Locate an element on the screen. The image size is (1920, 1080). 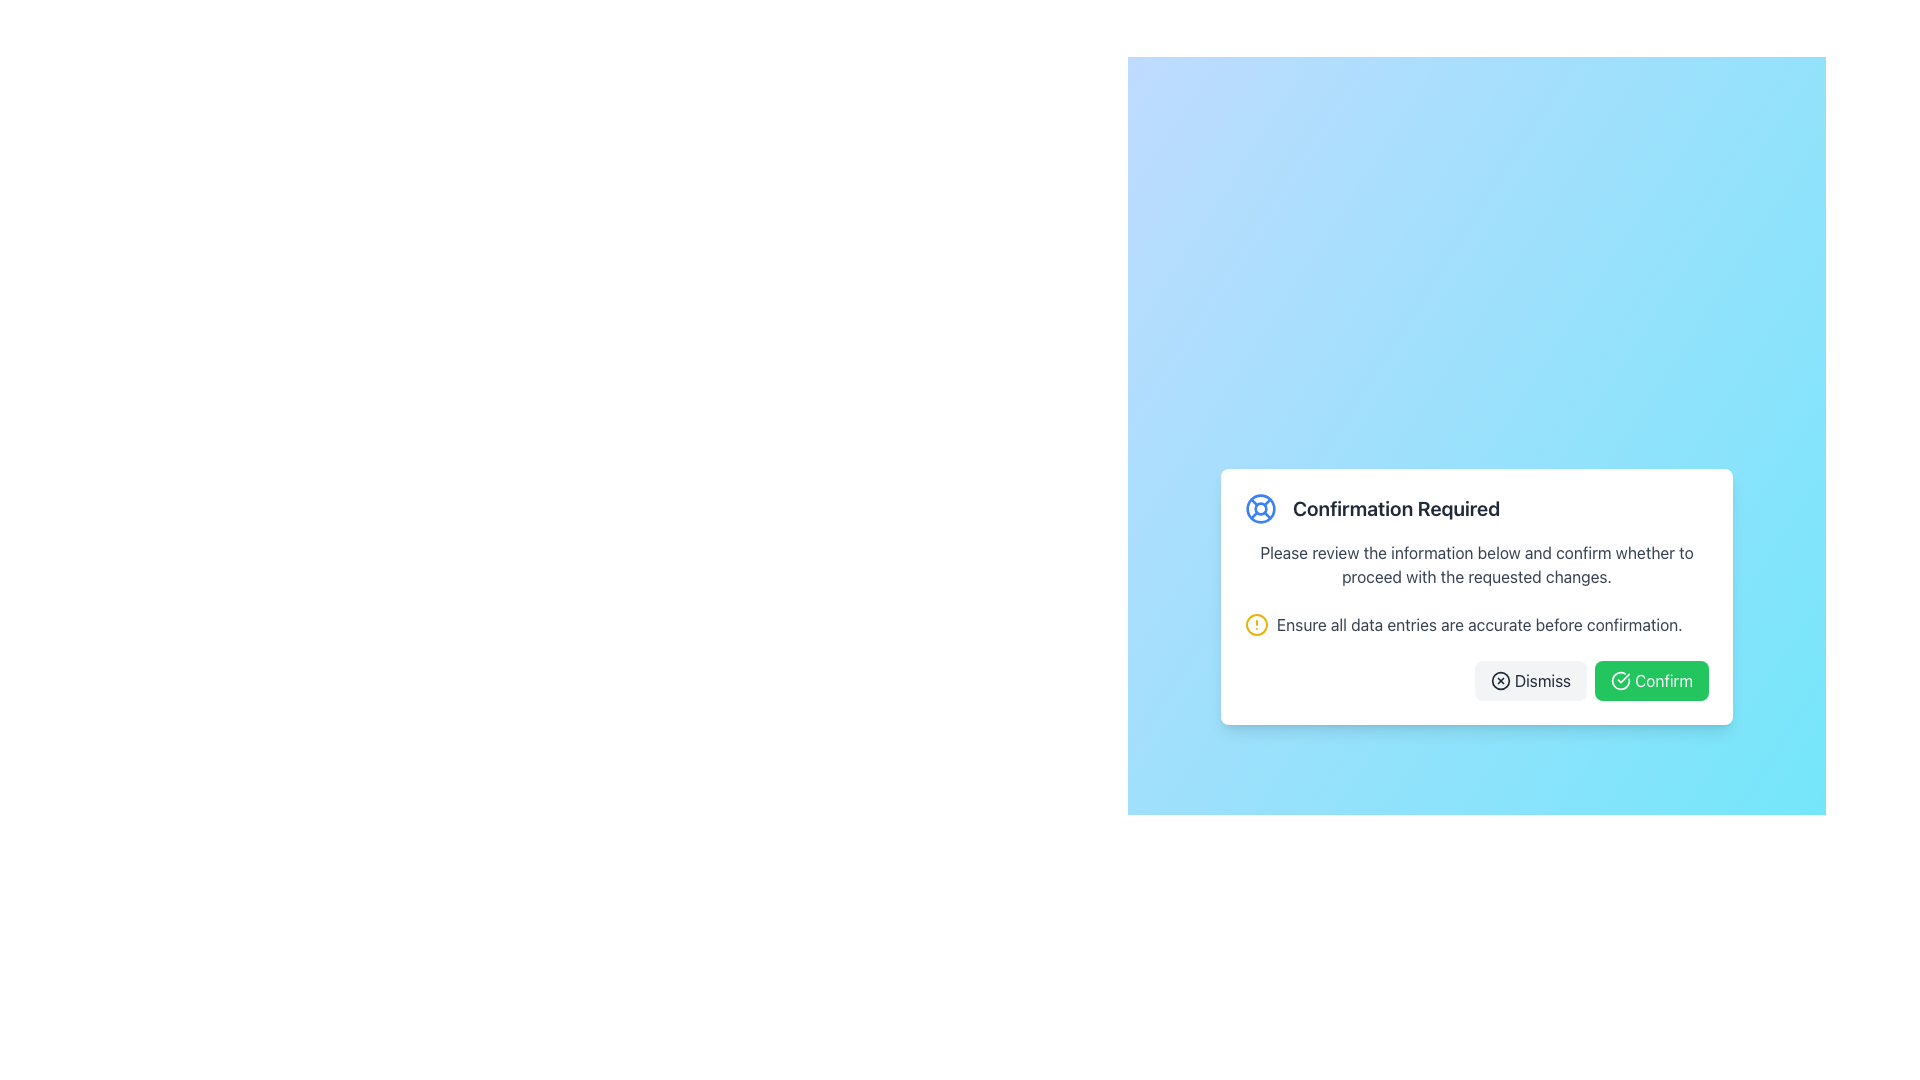
the 'Dismiss' button with rounded corners, light gray background, and black text is located at coordinates (1529, 680).